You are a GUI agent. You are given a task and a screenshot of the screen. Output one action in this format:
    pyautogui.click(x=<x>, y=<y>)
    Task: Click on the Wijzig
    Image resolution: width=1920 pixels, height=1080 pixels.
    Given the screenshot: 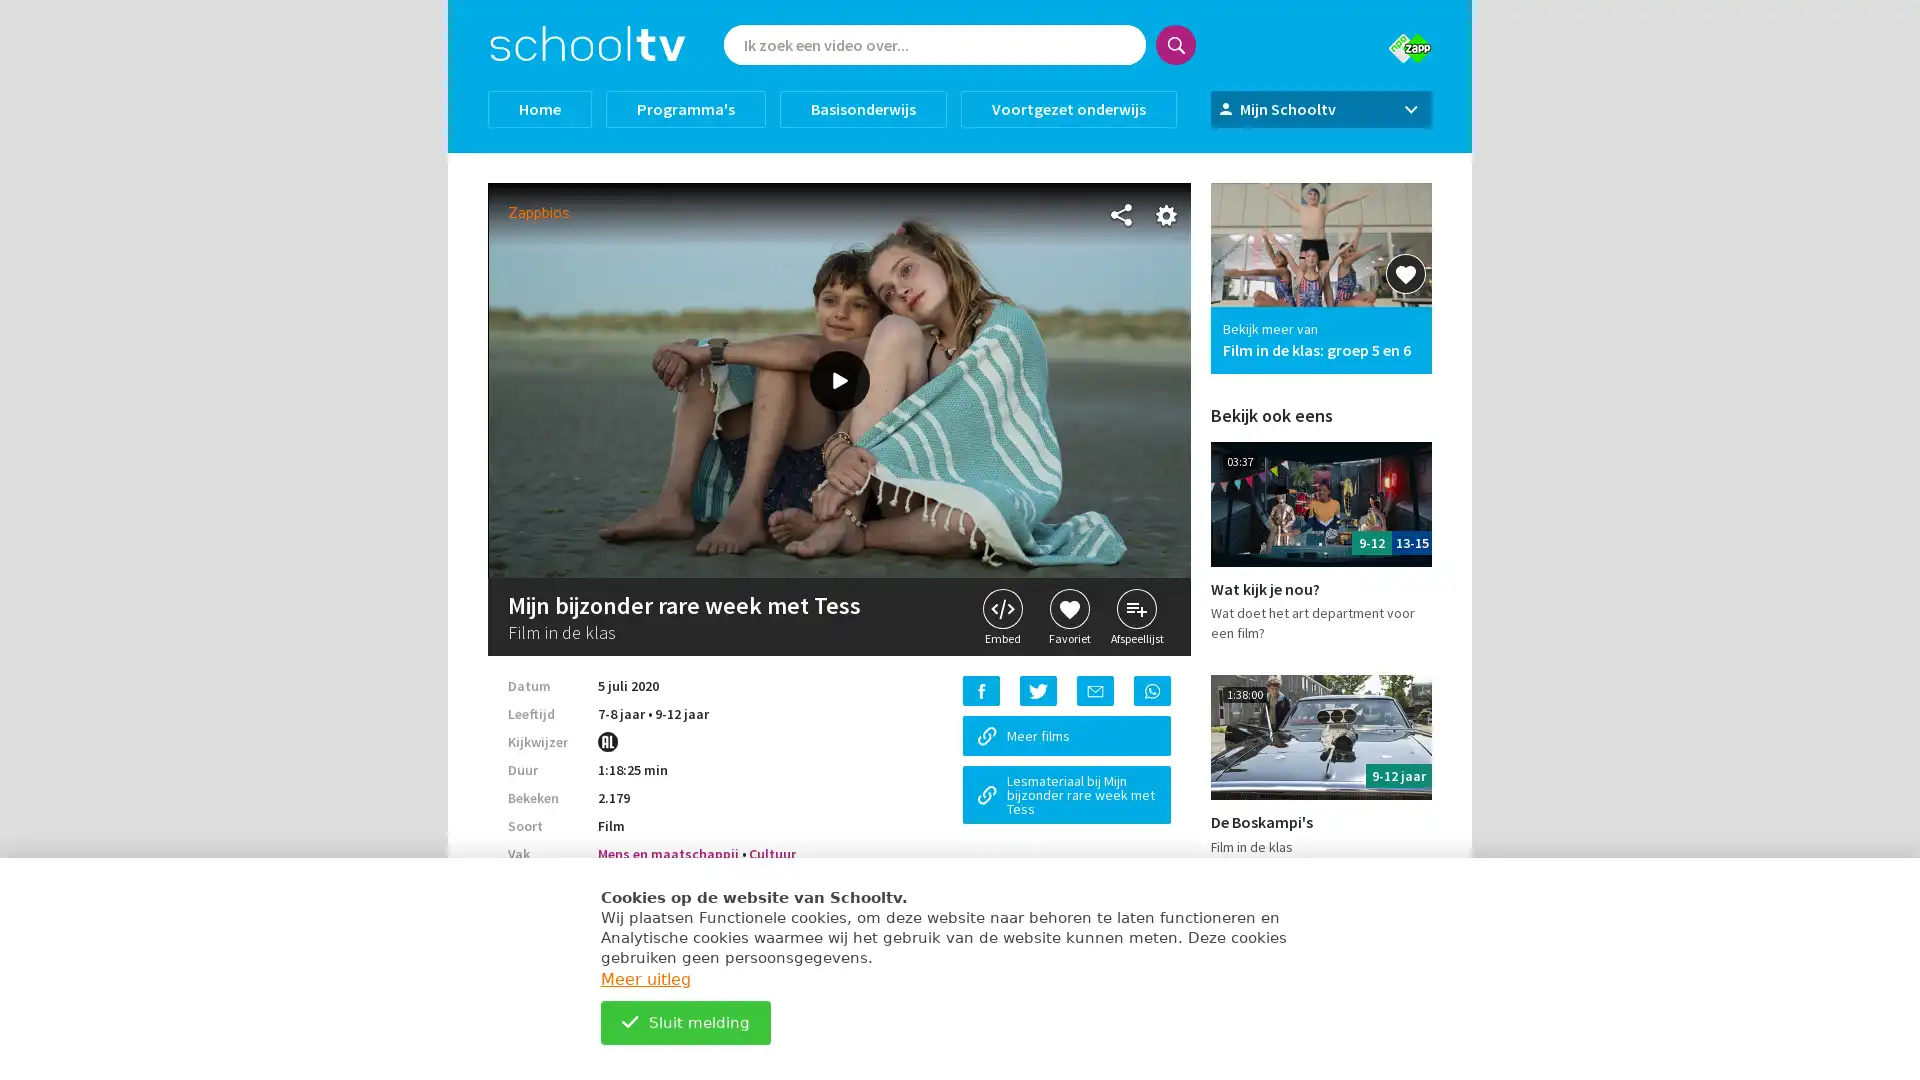 What is the action you would take?
    pyautogui.click(x=960, y=362)
    